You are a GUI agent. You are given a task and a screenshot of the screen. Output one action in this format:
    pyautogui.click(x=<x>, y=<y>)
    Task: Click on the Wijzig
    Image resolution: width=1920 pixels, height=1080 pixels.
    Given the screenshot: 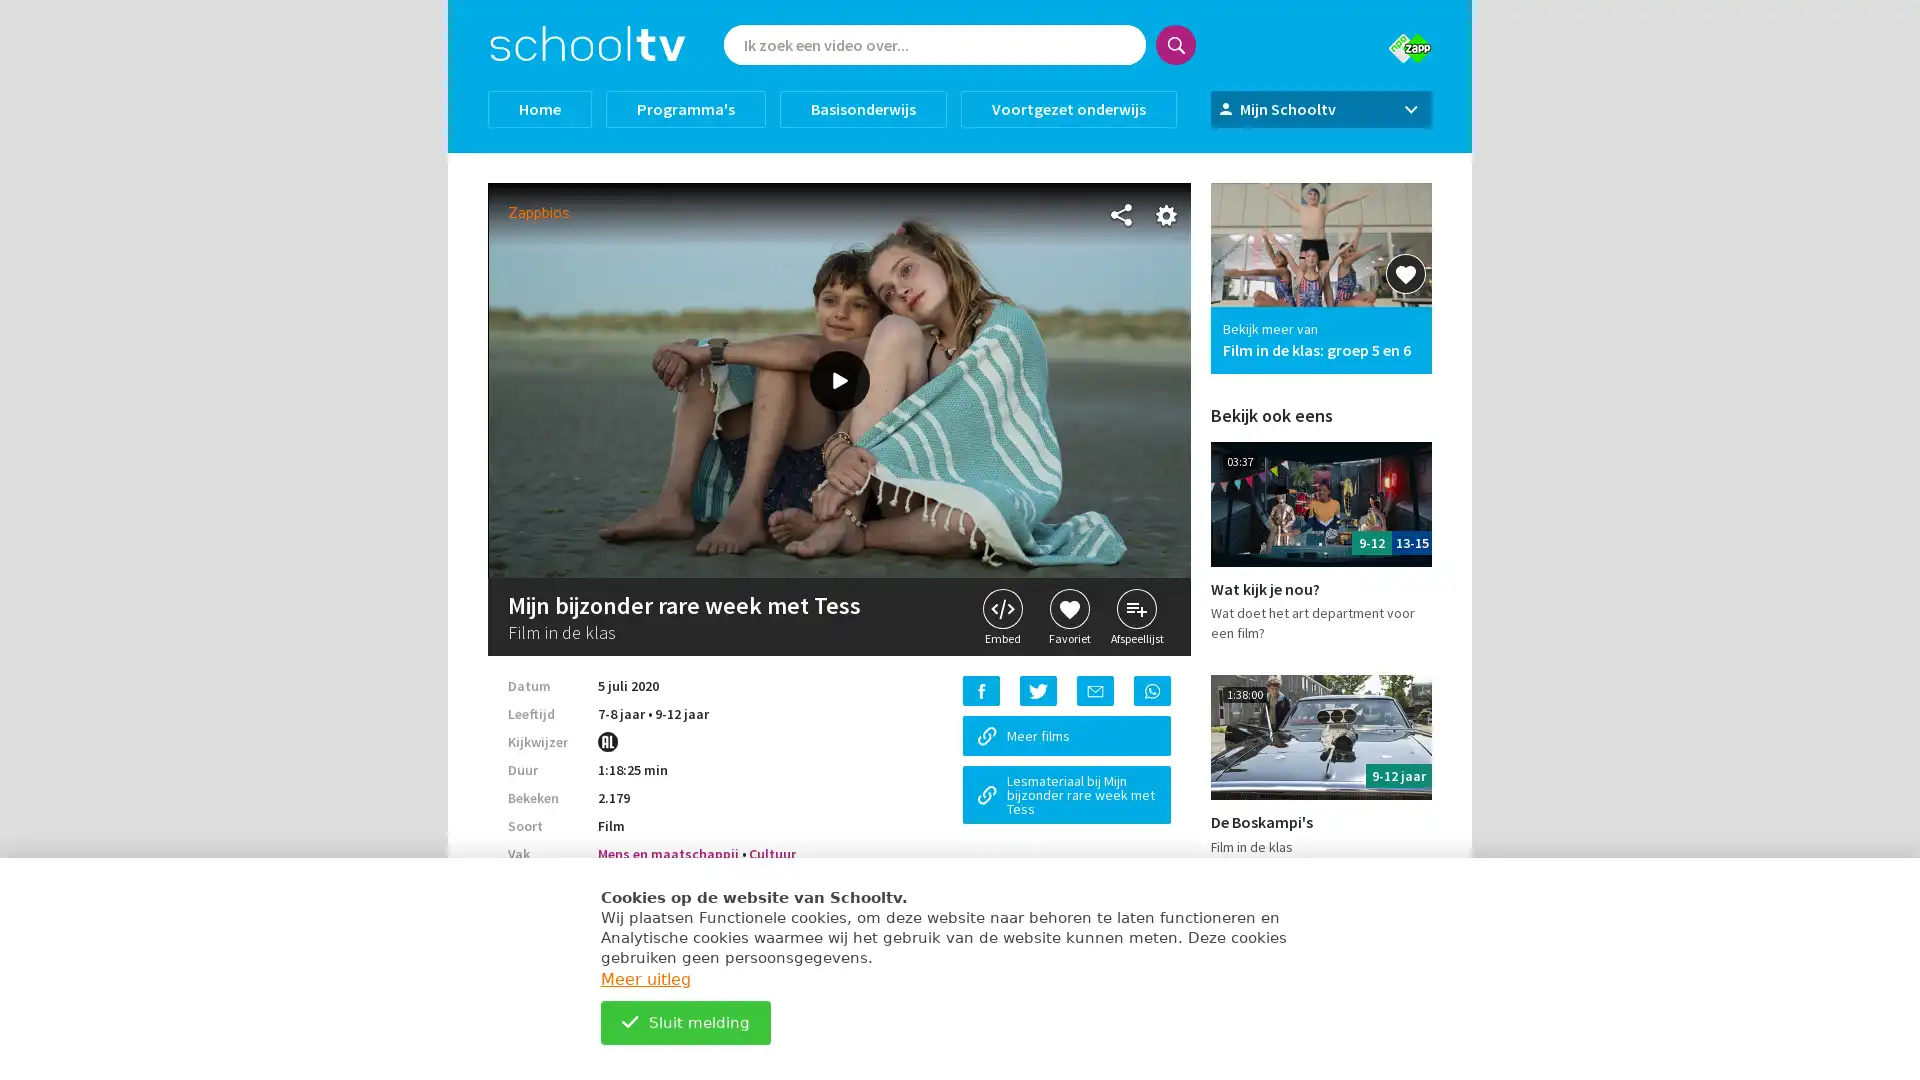 What is the action you would take?
    pyautogui.click(x=960, y=362)
    